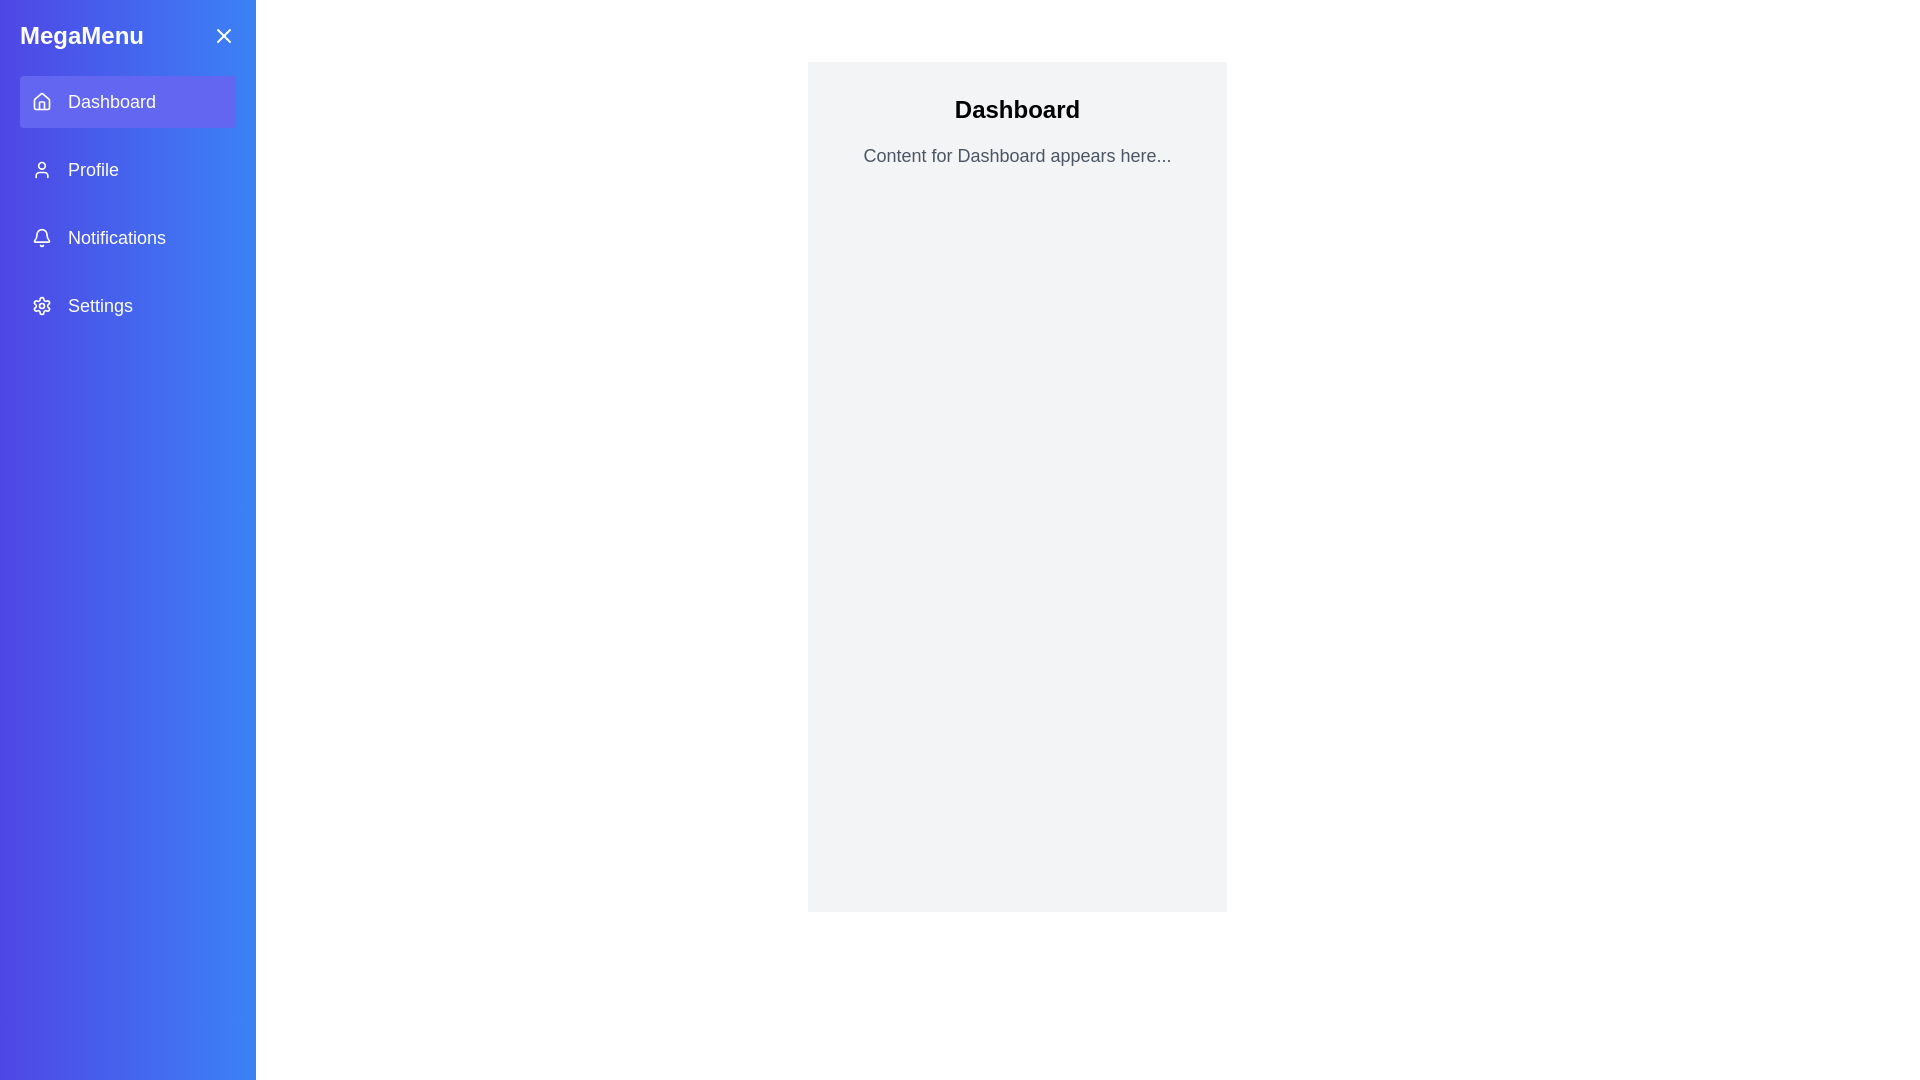  What do you see at coordinates (42, 101) in the screenshot?
I see `the small house-shaped icon with a purple background` at bounding box center [42, 101].